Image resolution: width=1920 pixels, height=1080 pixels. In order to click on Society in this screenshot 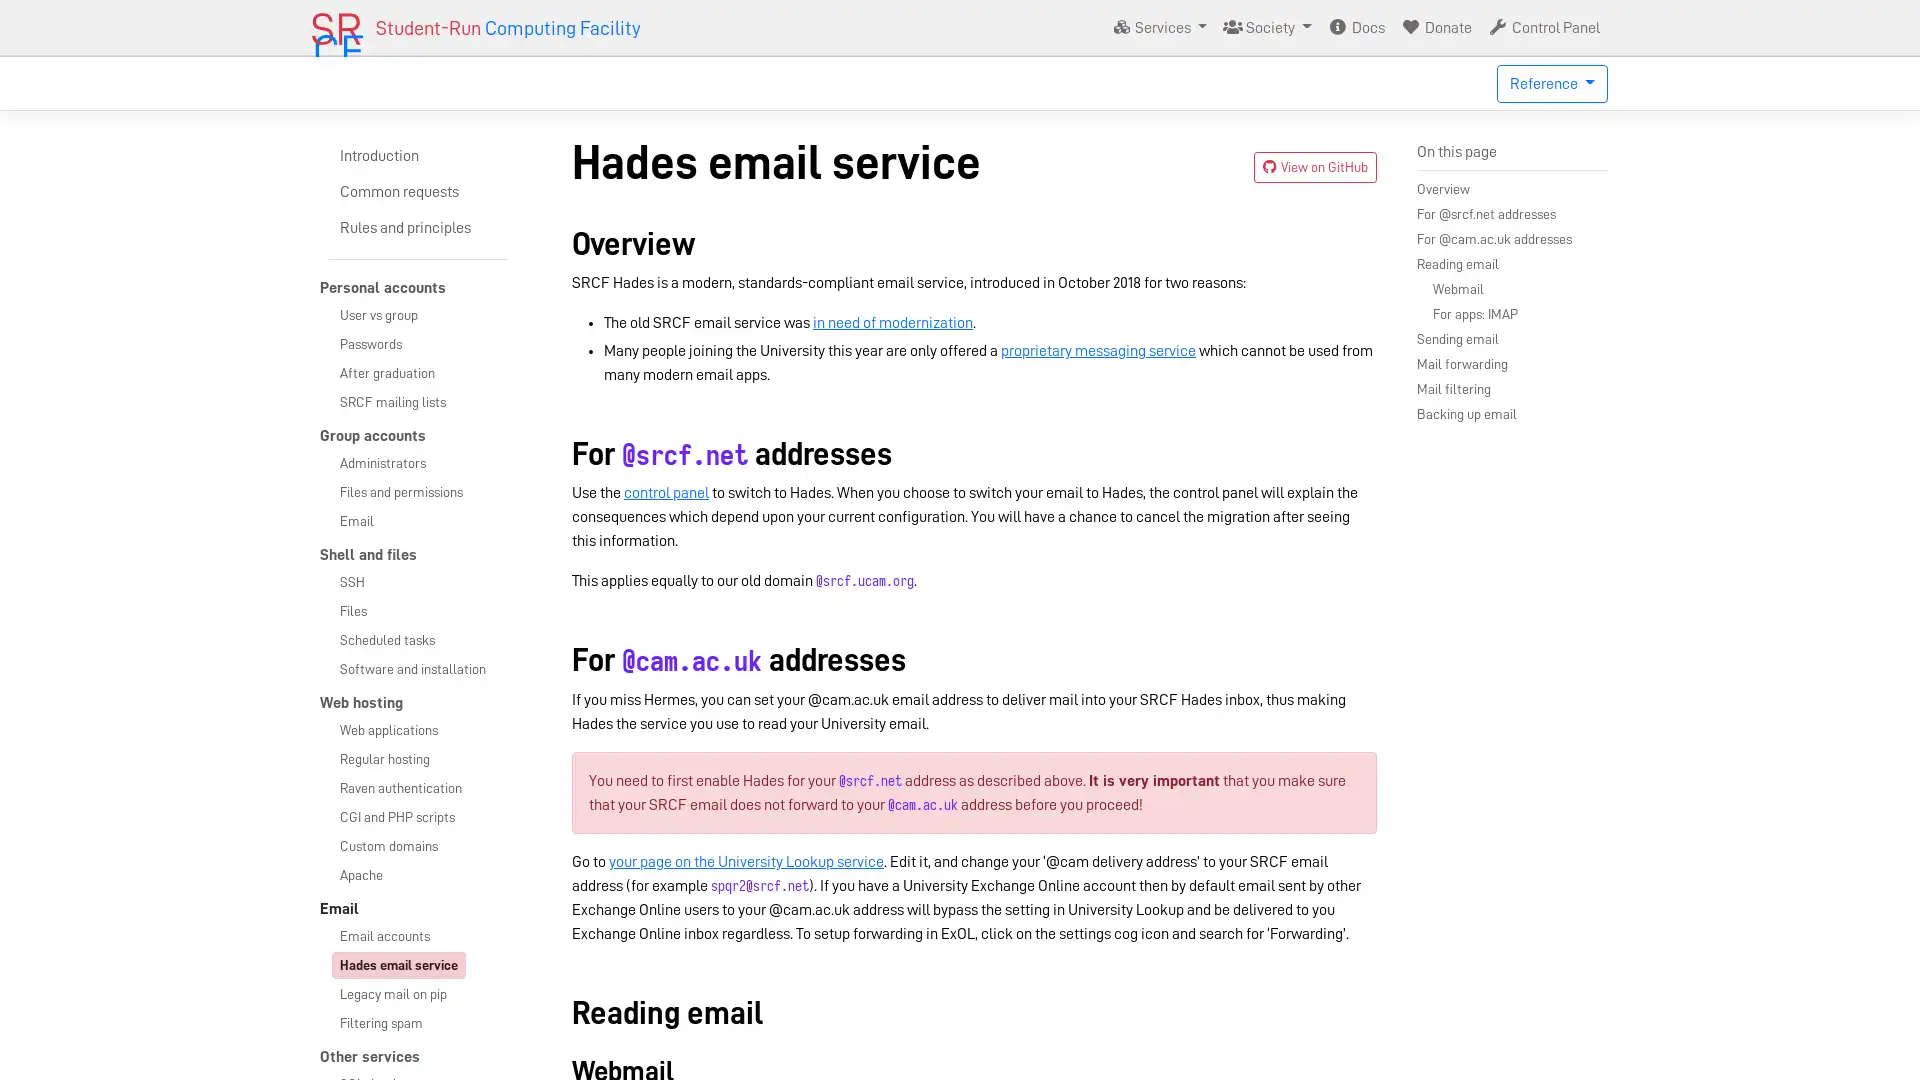, I will do `click(1266, 27)`.